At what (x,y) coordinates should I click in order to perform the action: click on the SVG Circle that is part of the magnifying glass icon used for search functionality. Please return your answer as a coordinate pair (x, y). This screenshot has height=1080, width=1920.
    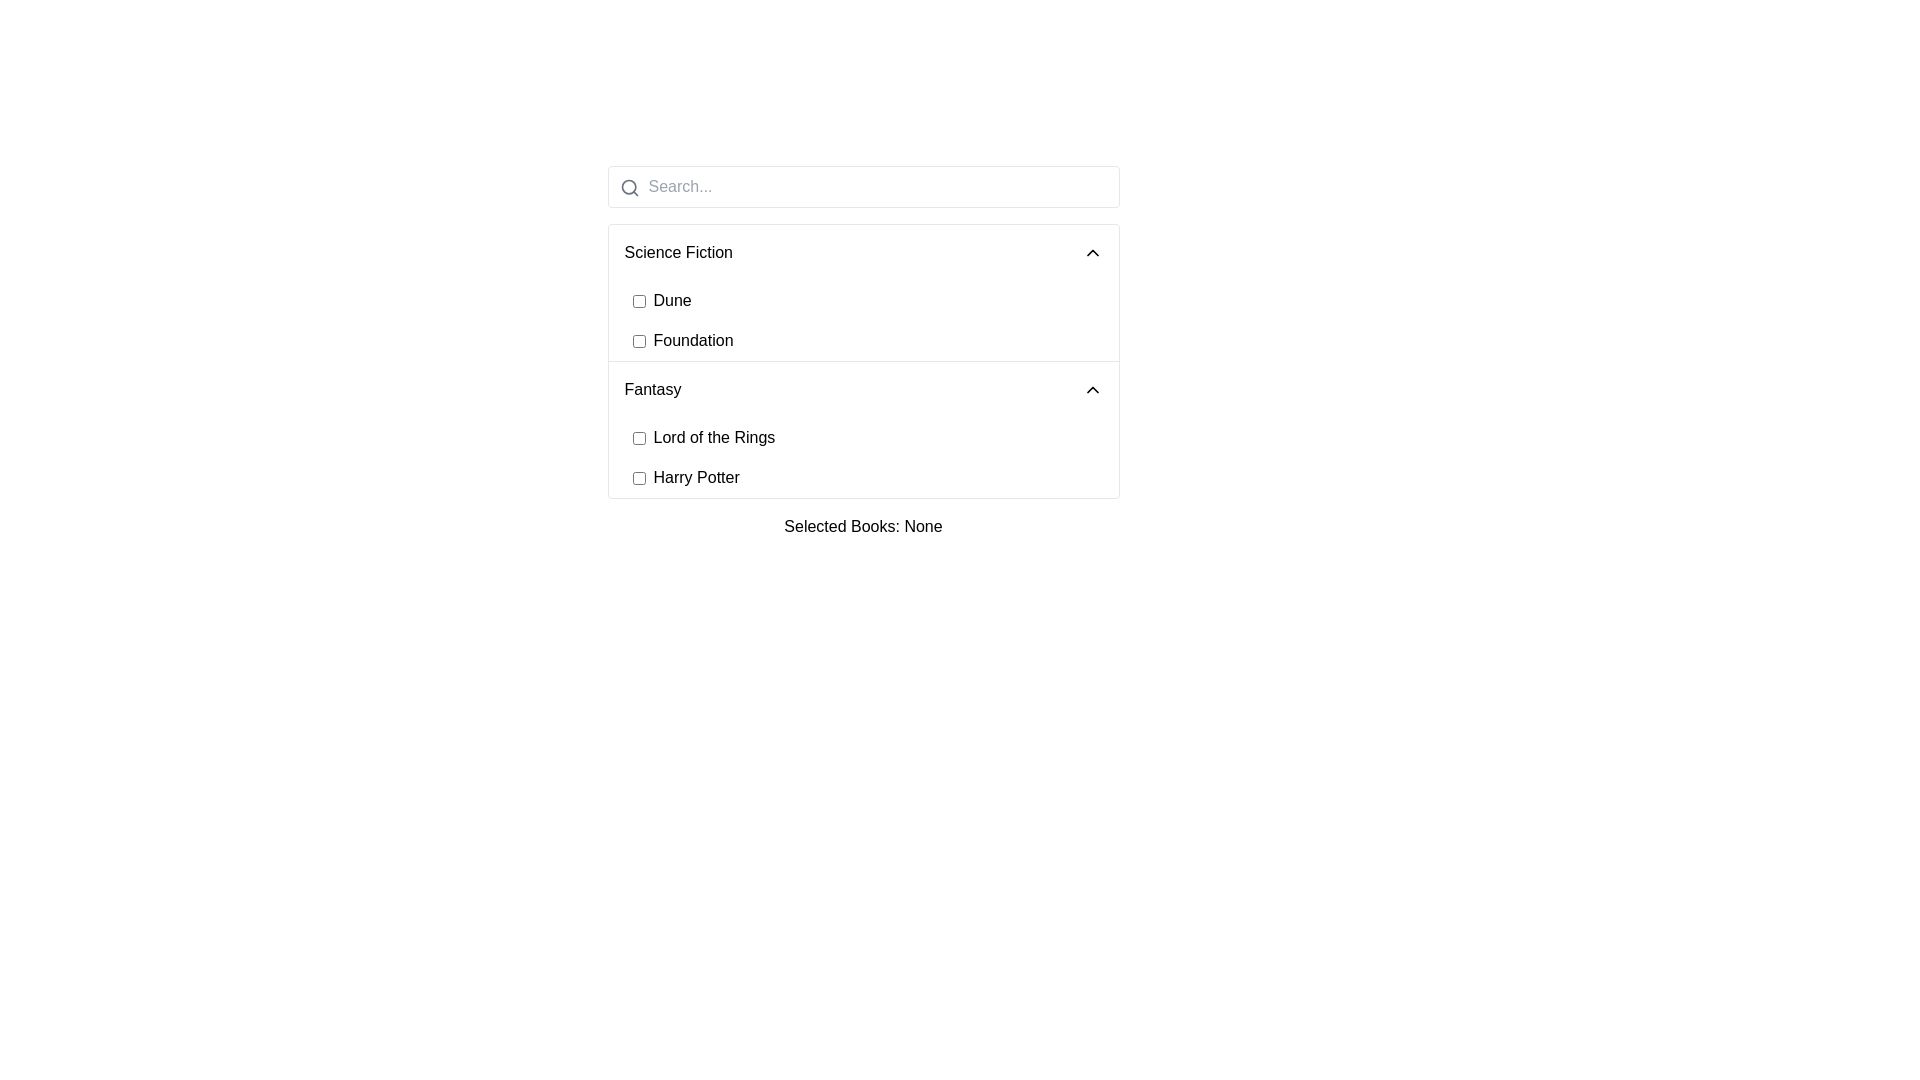
    Looking at the image, I should click on (627, 187).